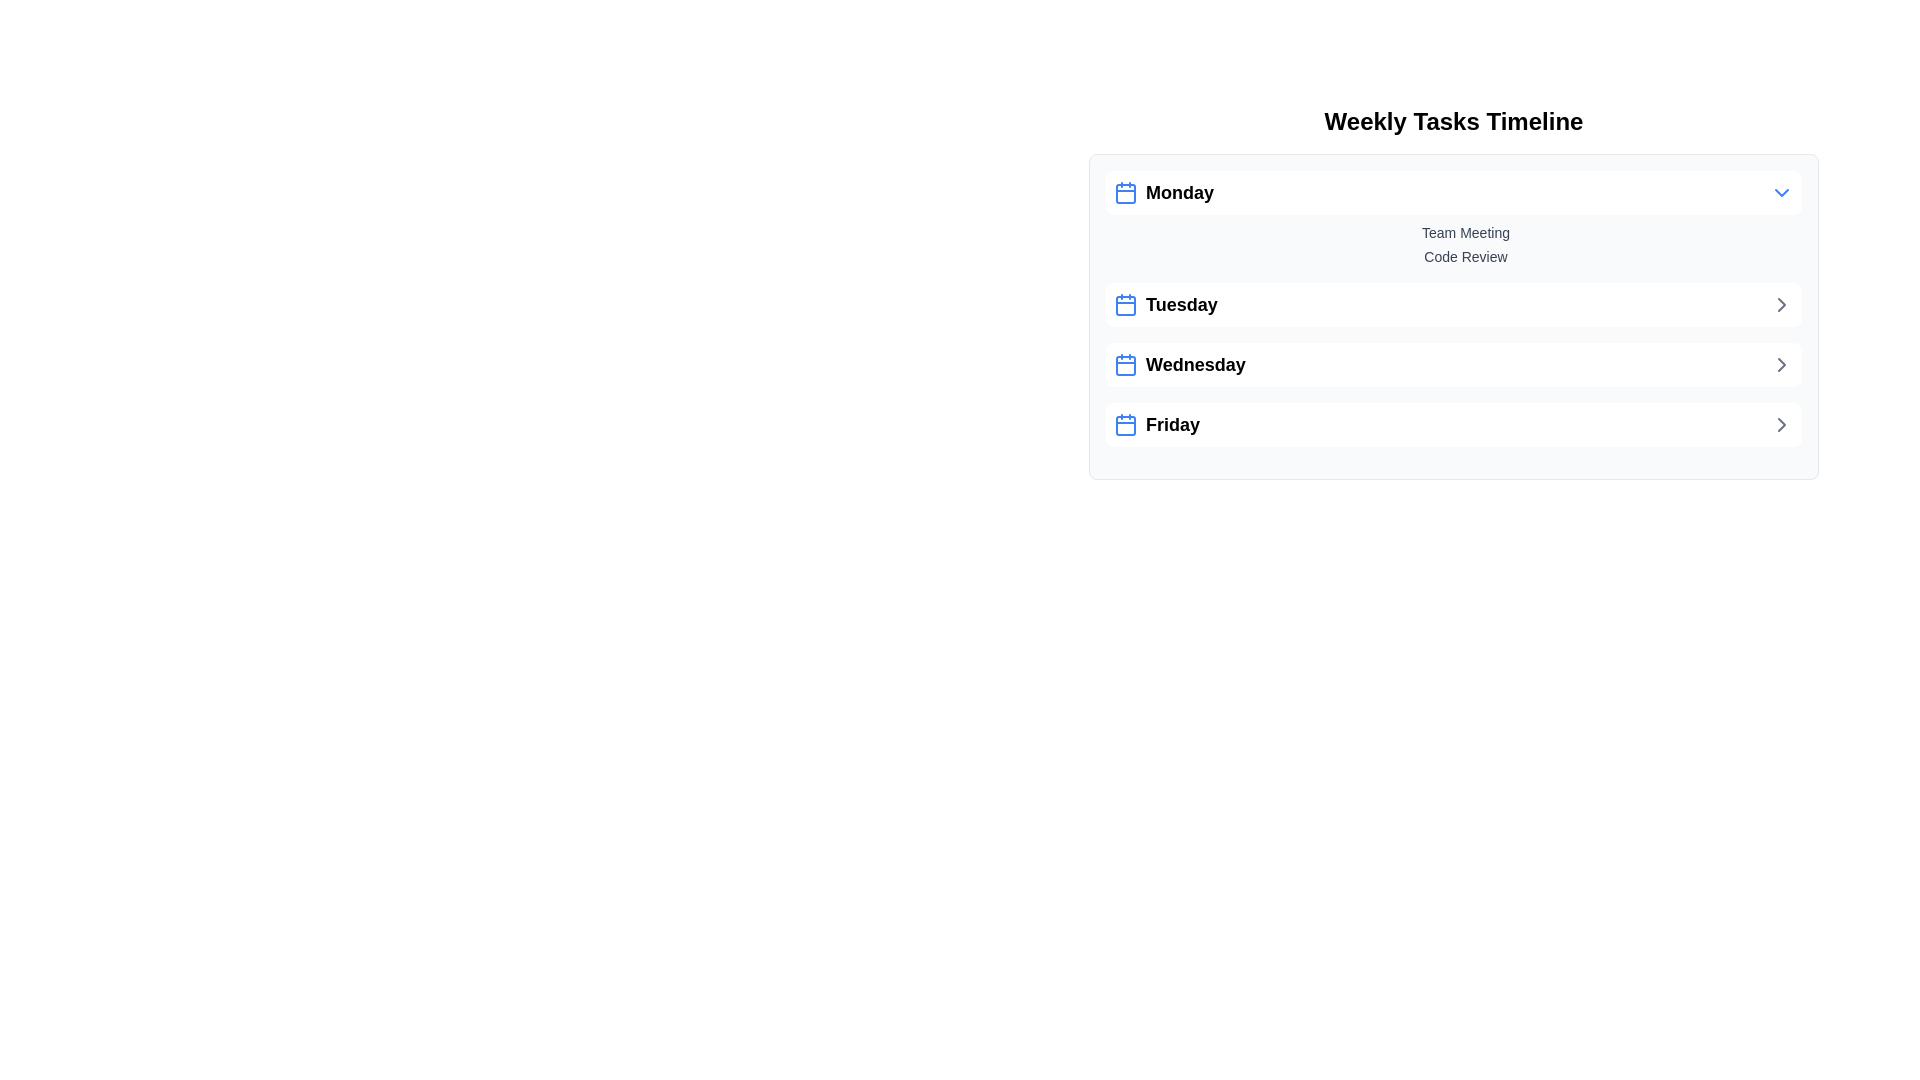 The image size is (1920, 1080). I want to click on the calendar SVG icon with blue strokes located at the top-left of the 'Monday' list item in the weekly tasks timeline, so click(1126, 192).